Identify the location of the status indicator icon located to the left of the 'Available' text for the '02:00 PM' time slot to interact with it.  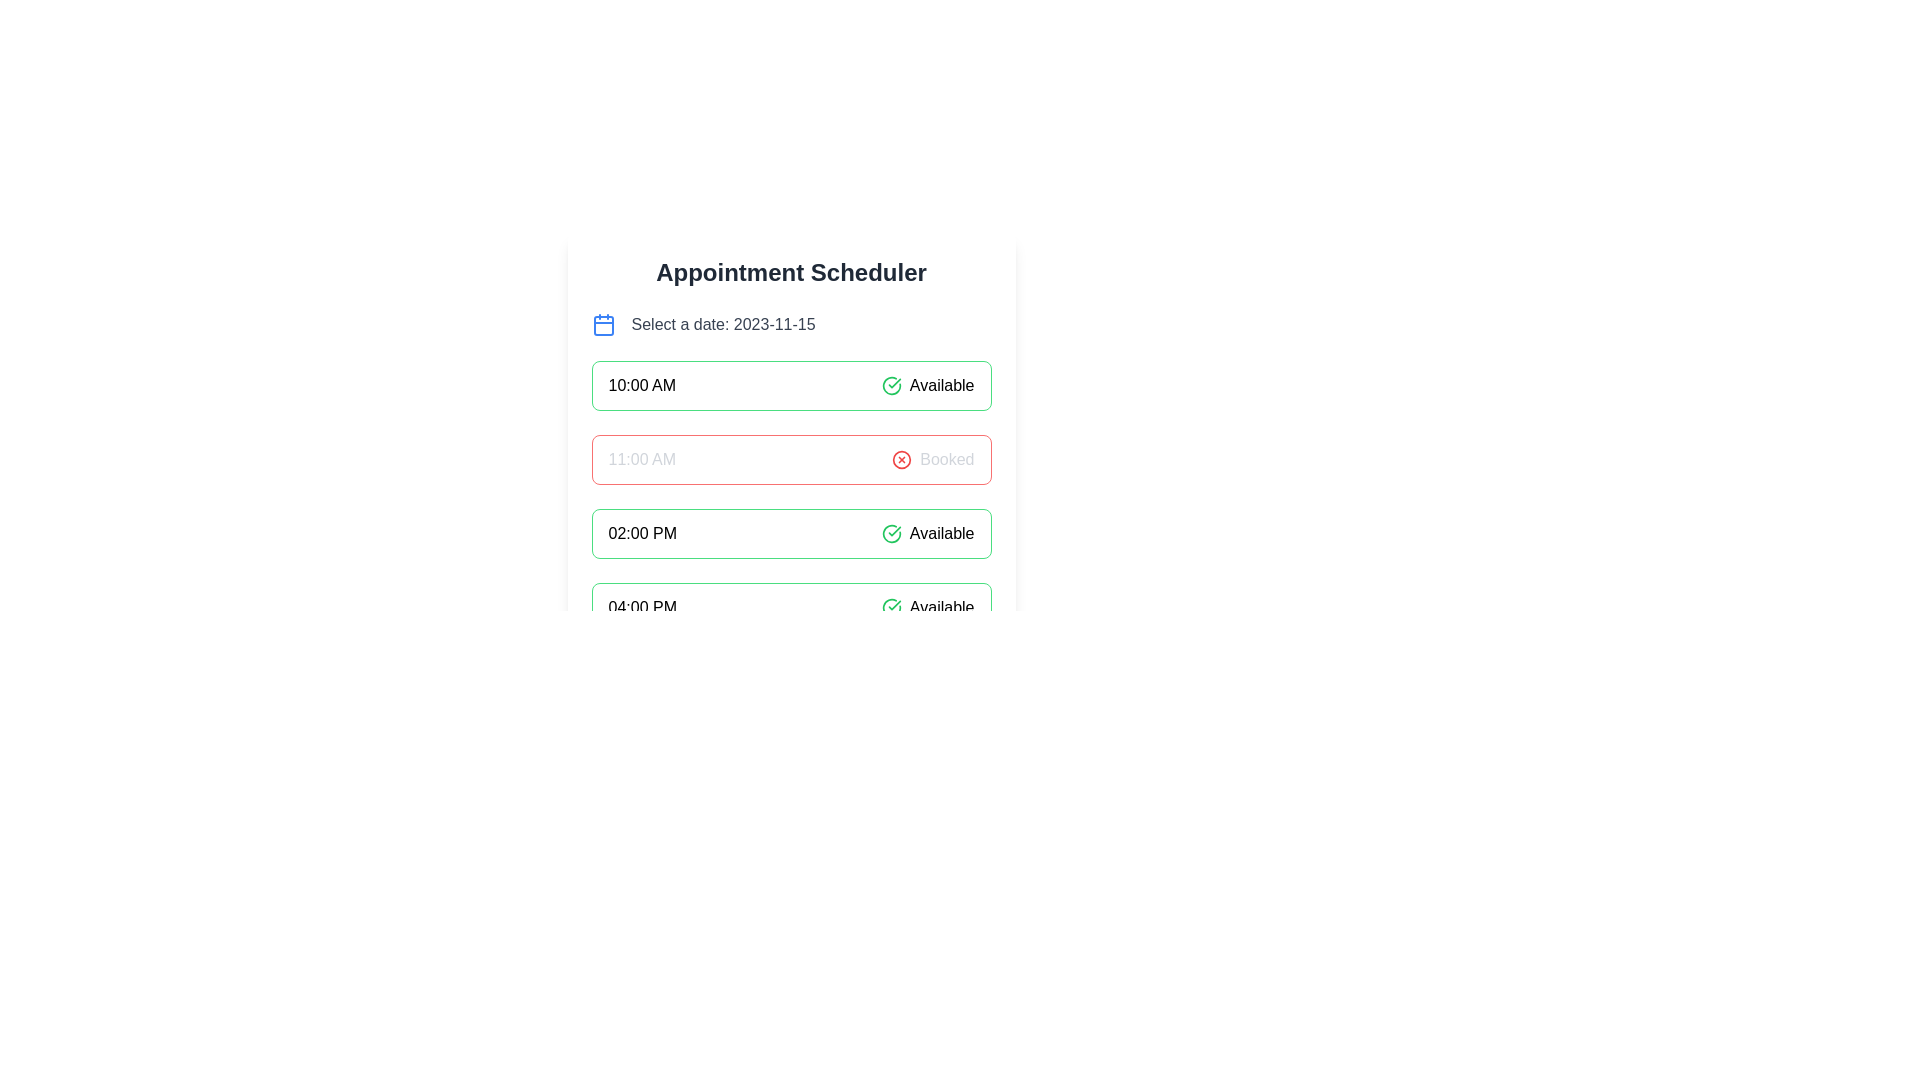
(890, 532).